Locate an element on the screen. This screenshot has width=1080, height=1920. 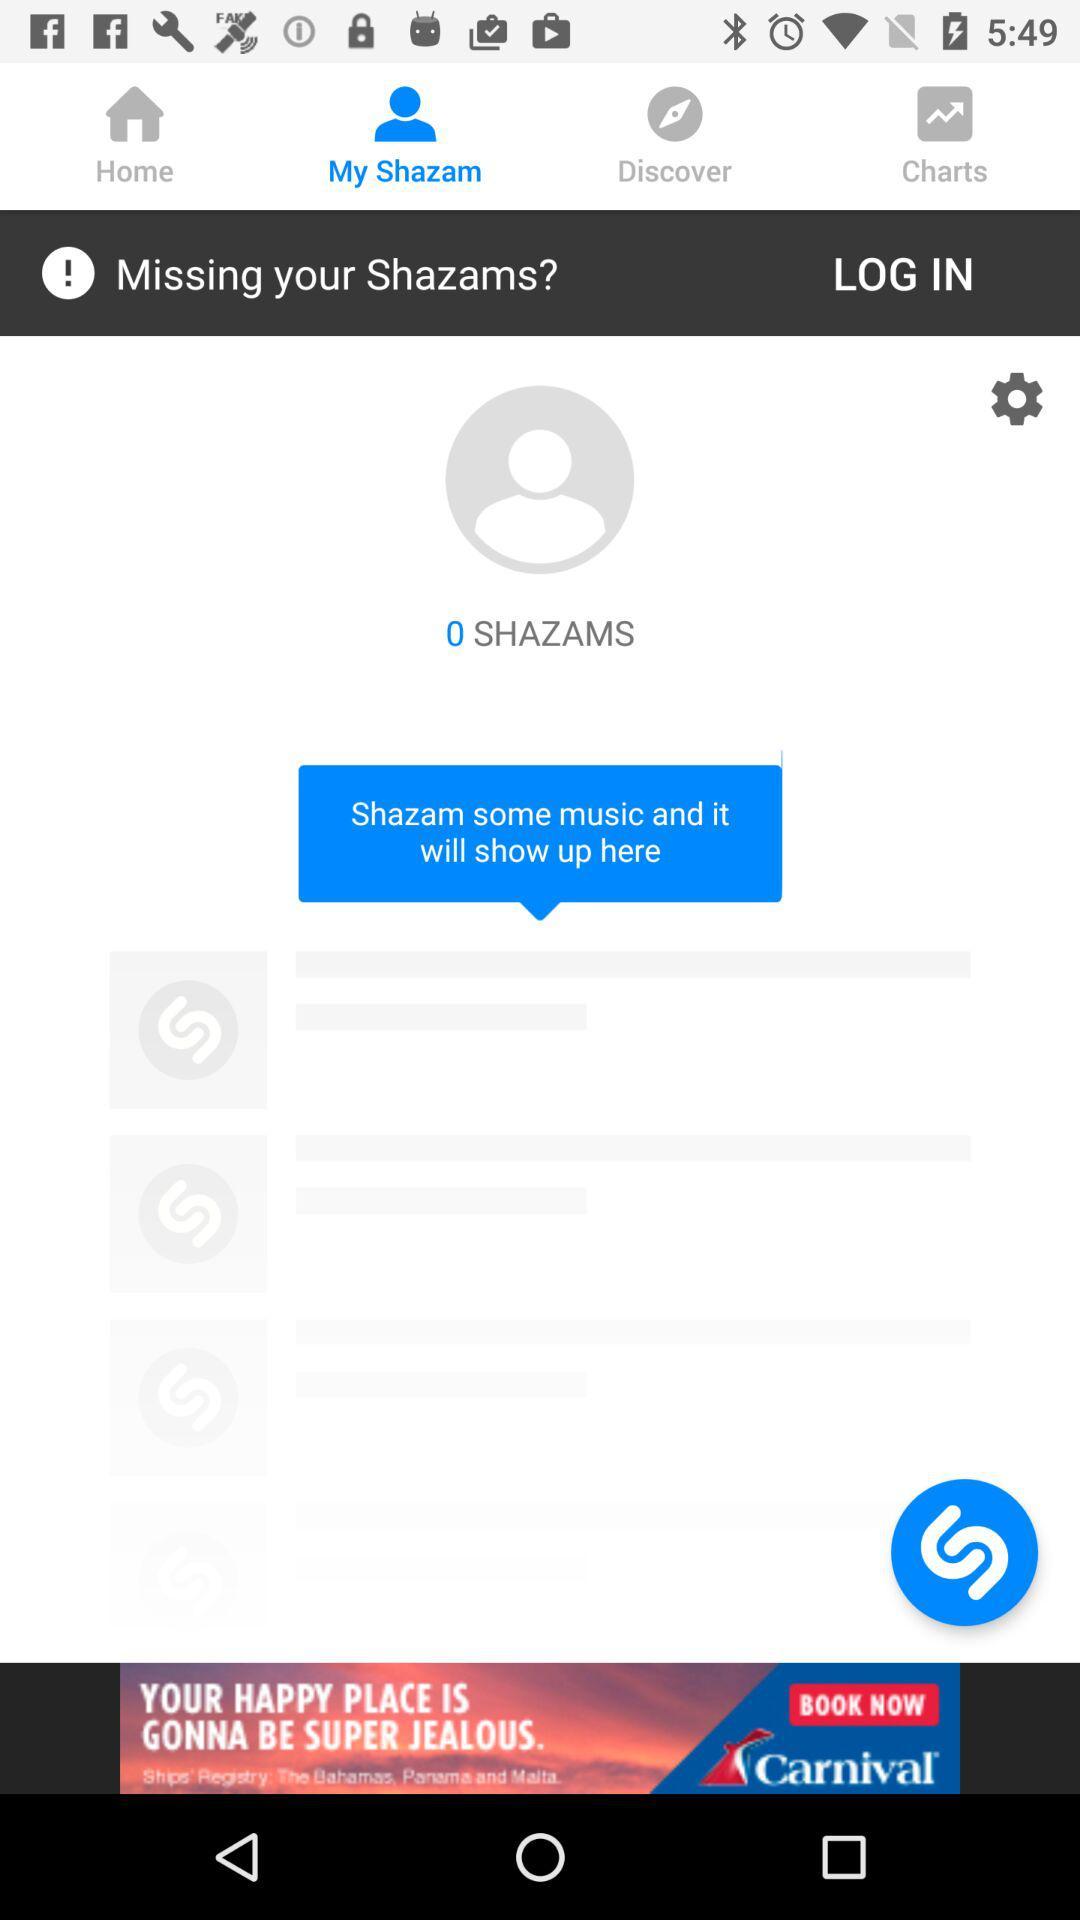
the settings icon is located at coordinates (1017, 398).